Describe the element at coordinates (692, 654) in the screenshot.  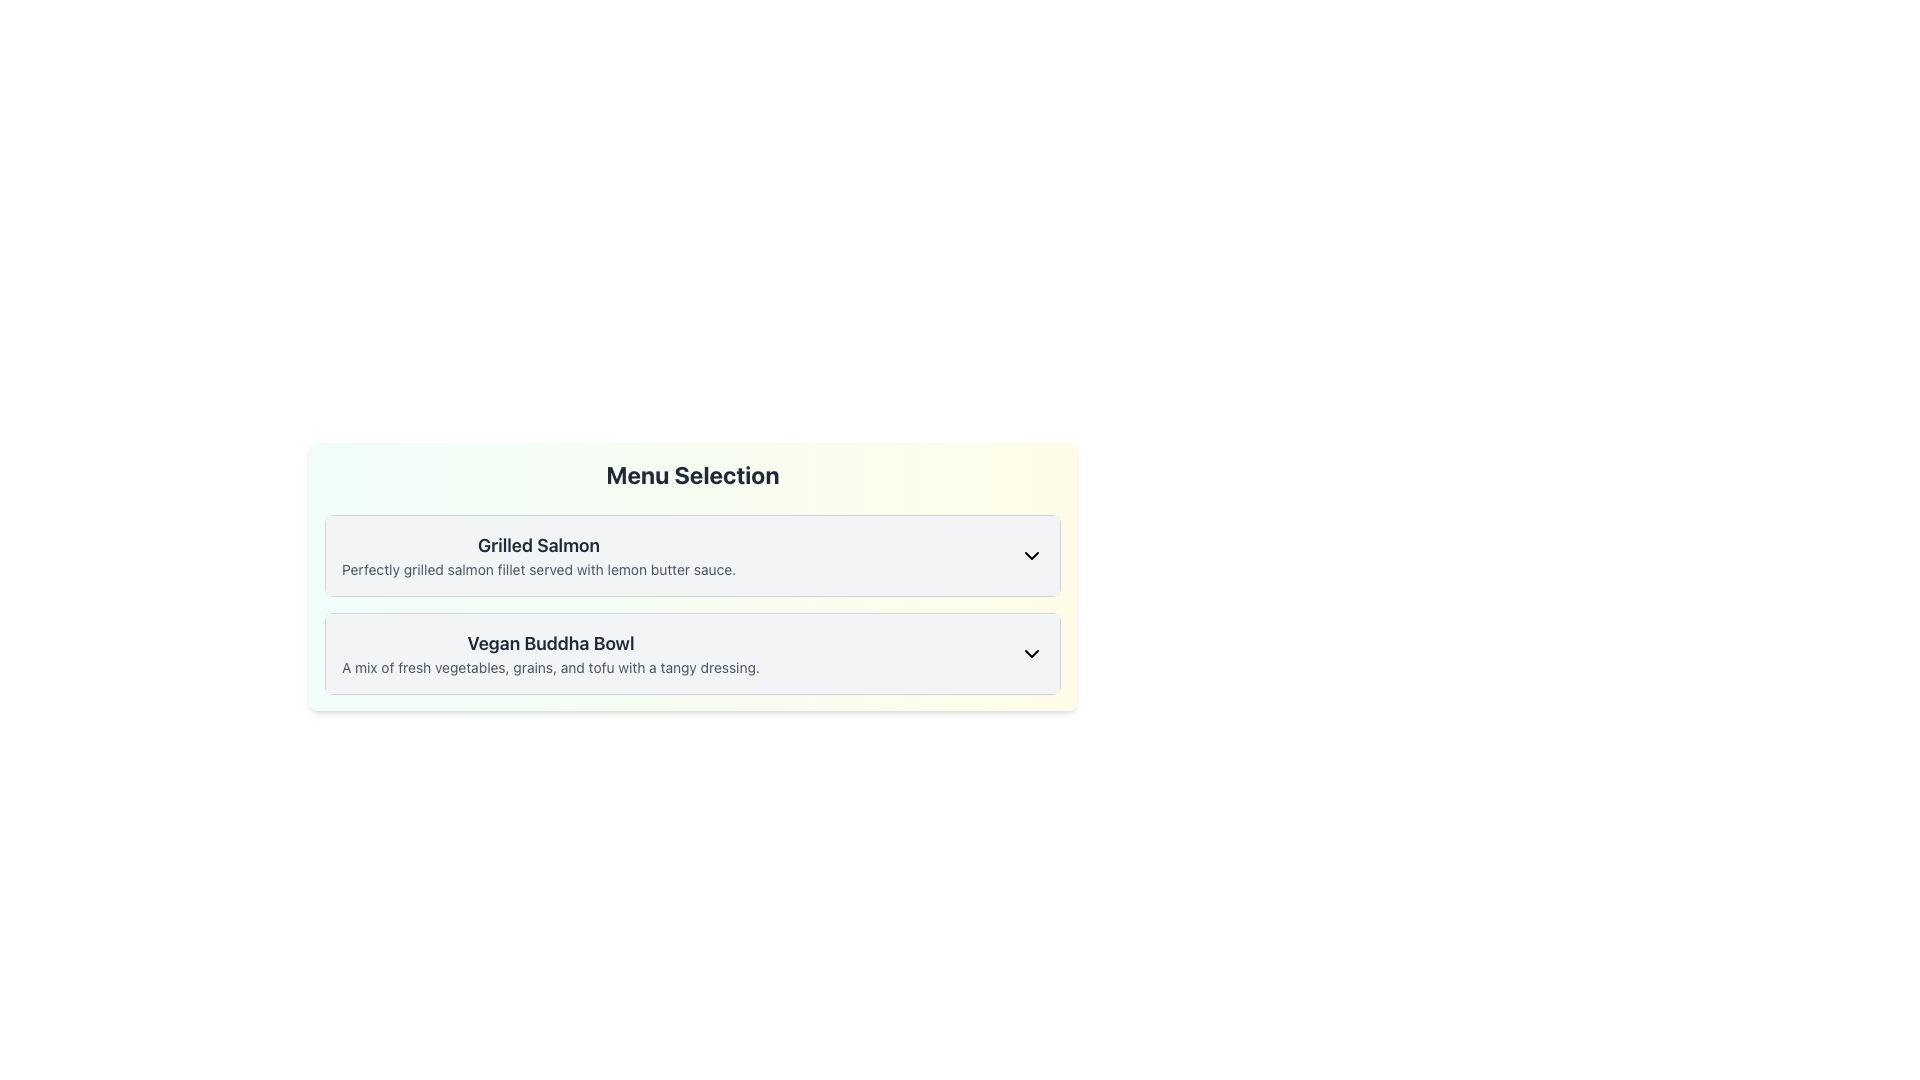
I see `to select the 'Vegan Buddha Bowl' menu item, which is the second option in the vertical selection menu under 'Menu Selection'` at that location.